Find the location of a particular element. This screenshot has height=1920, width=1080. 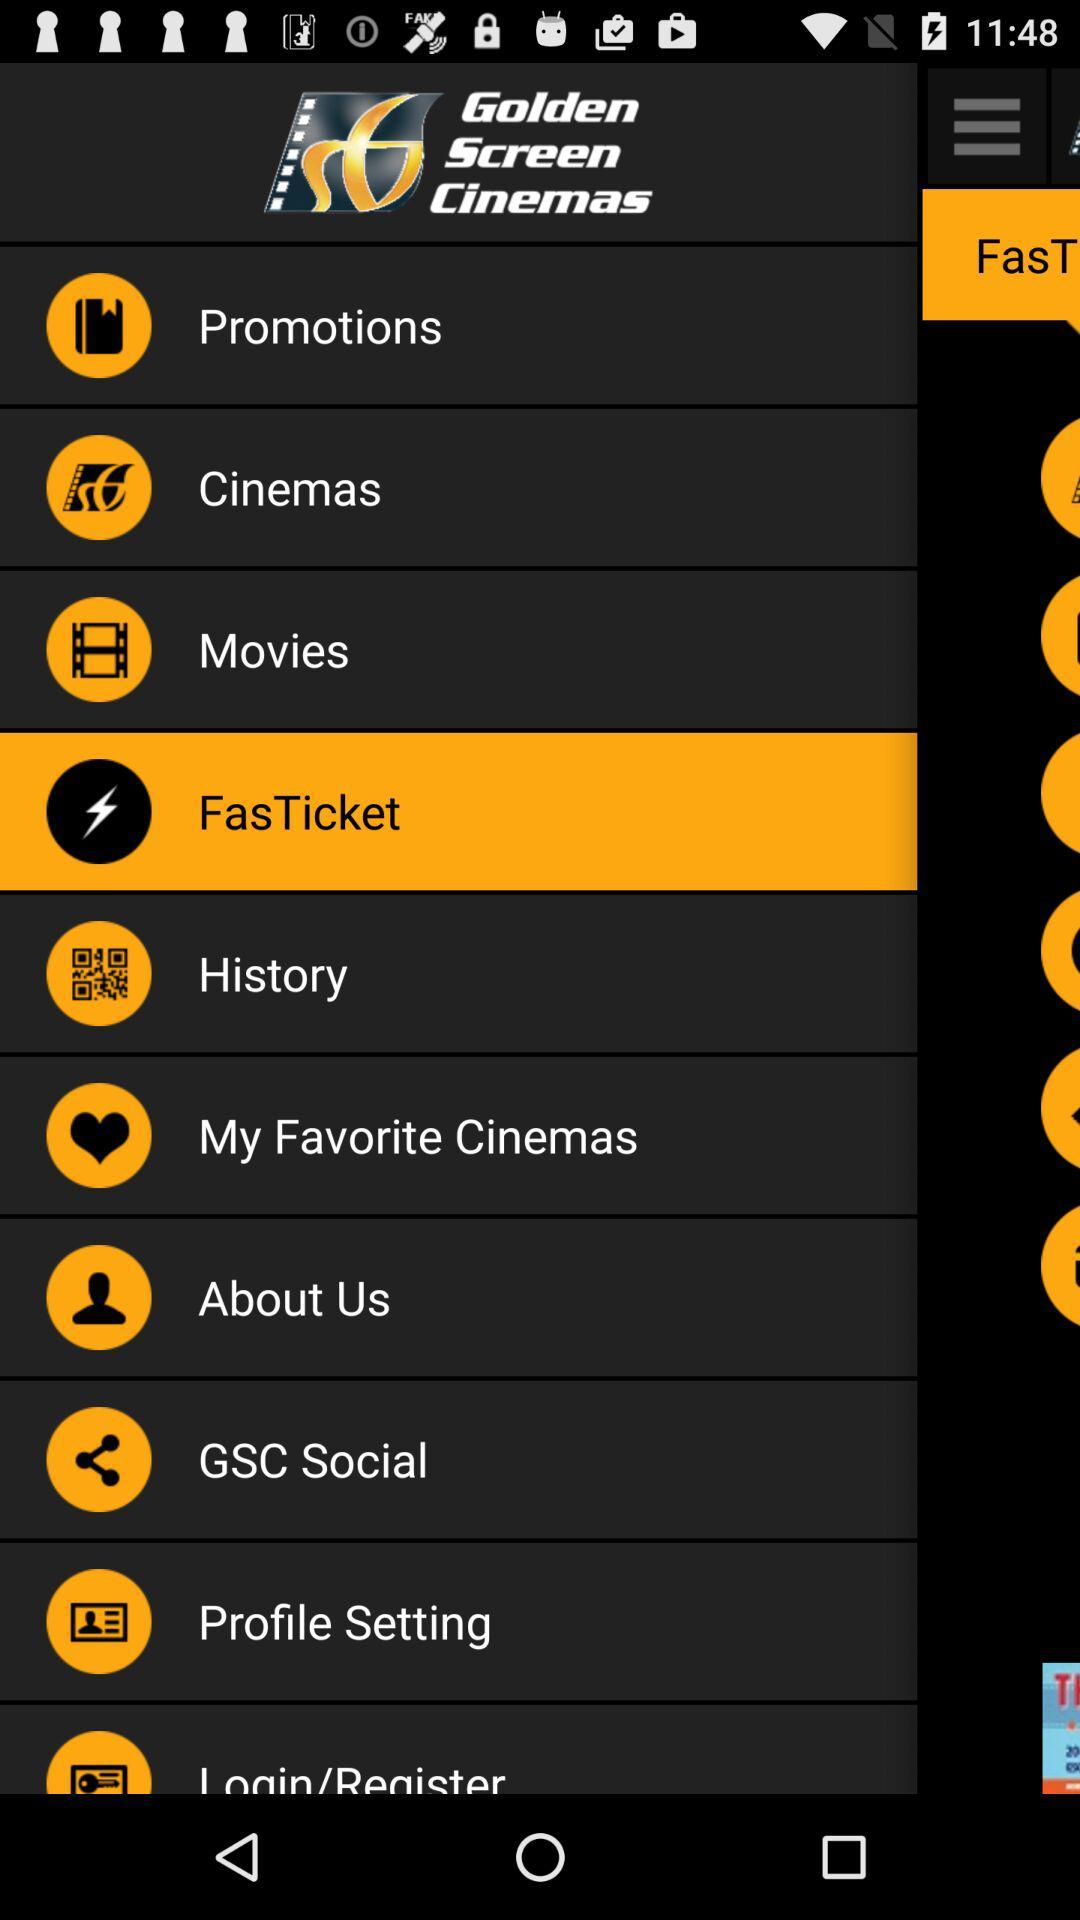

choose option is located at coordinates (1059, 949).